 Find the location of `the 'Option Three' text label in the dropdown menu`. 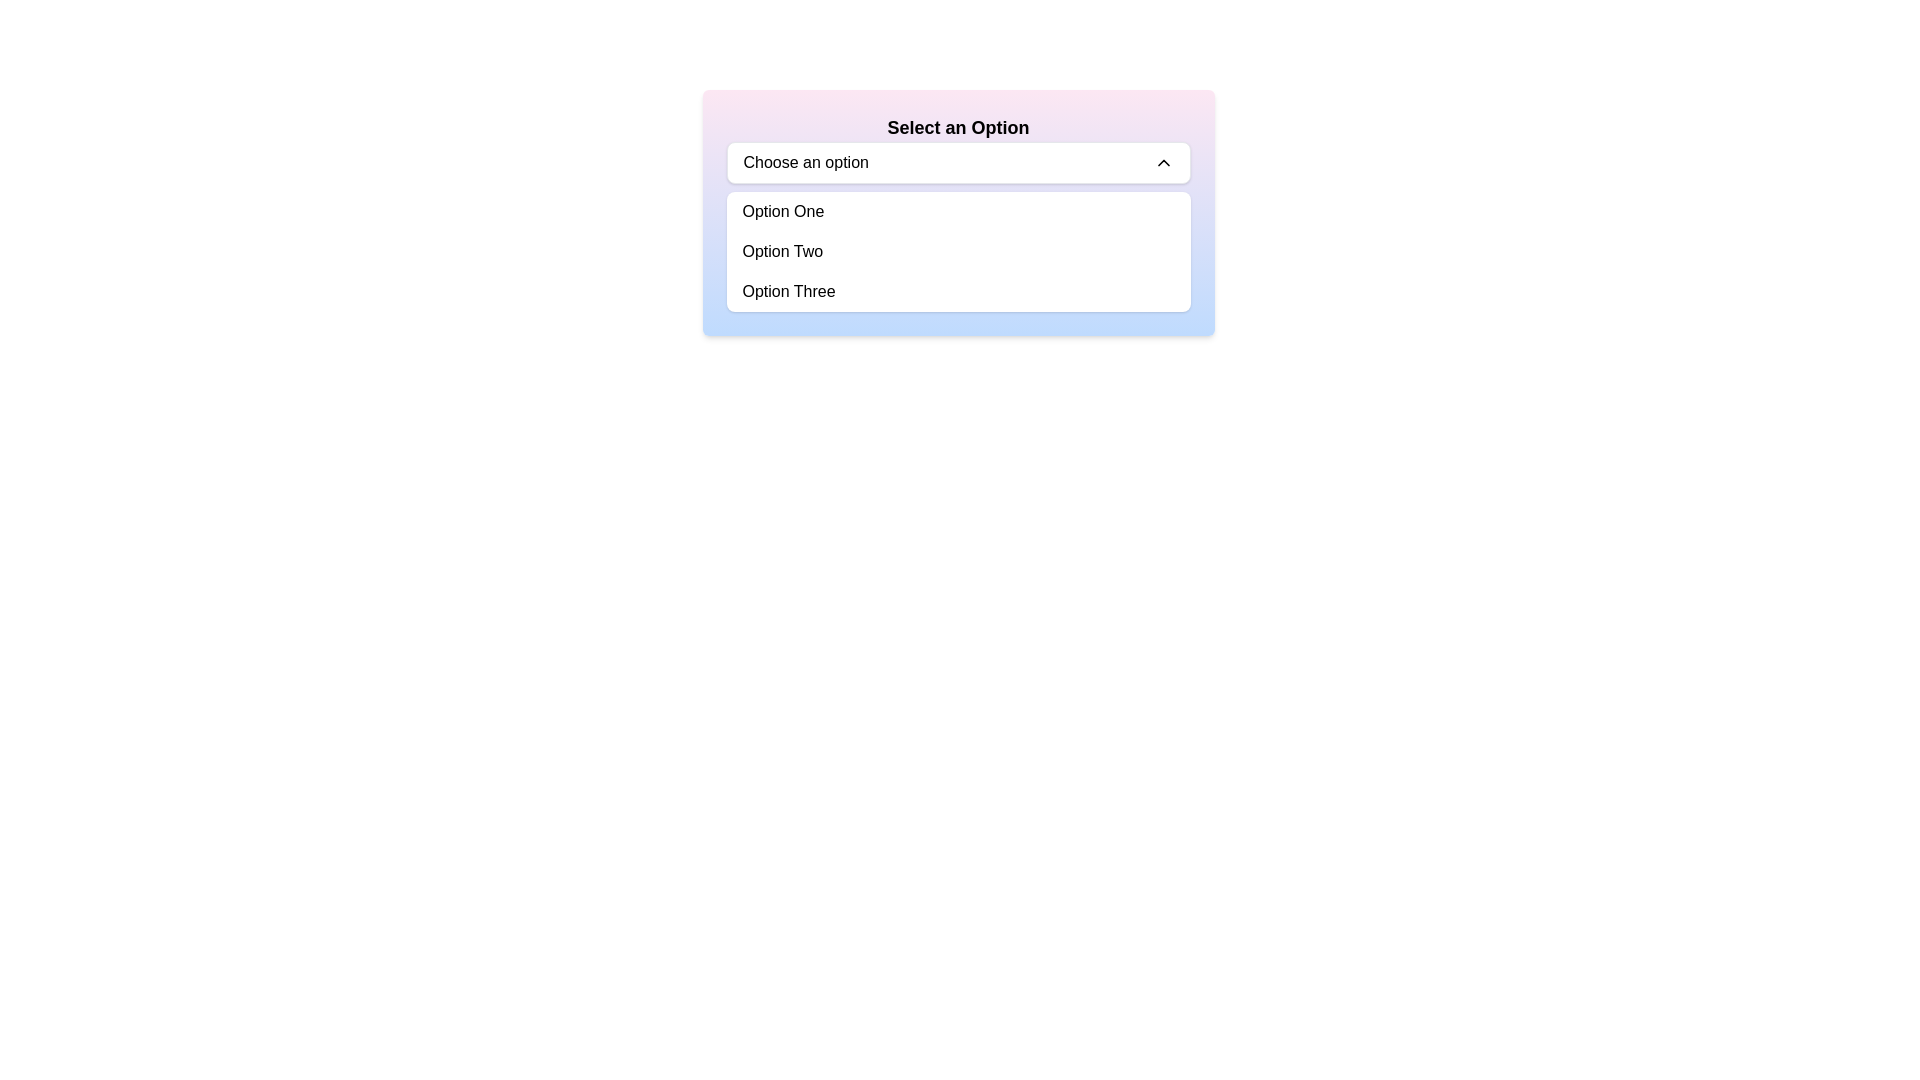

the 'Option Three' text label in the dropdown menu is located at coordinates (788, 292).